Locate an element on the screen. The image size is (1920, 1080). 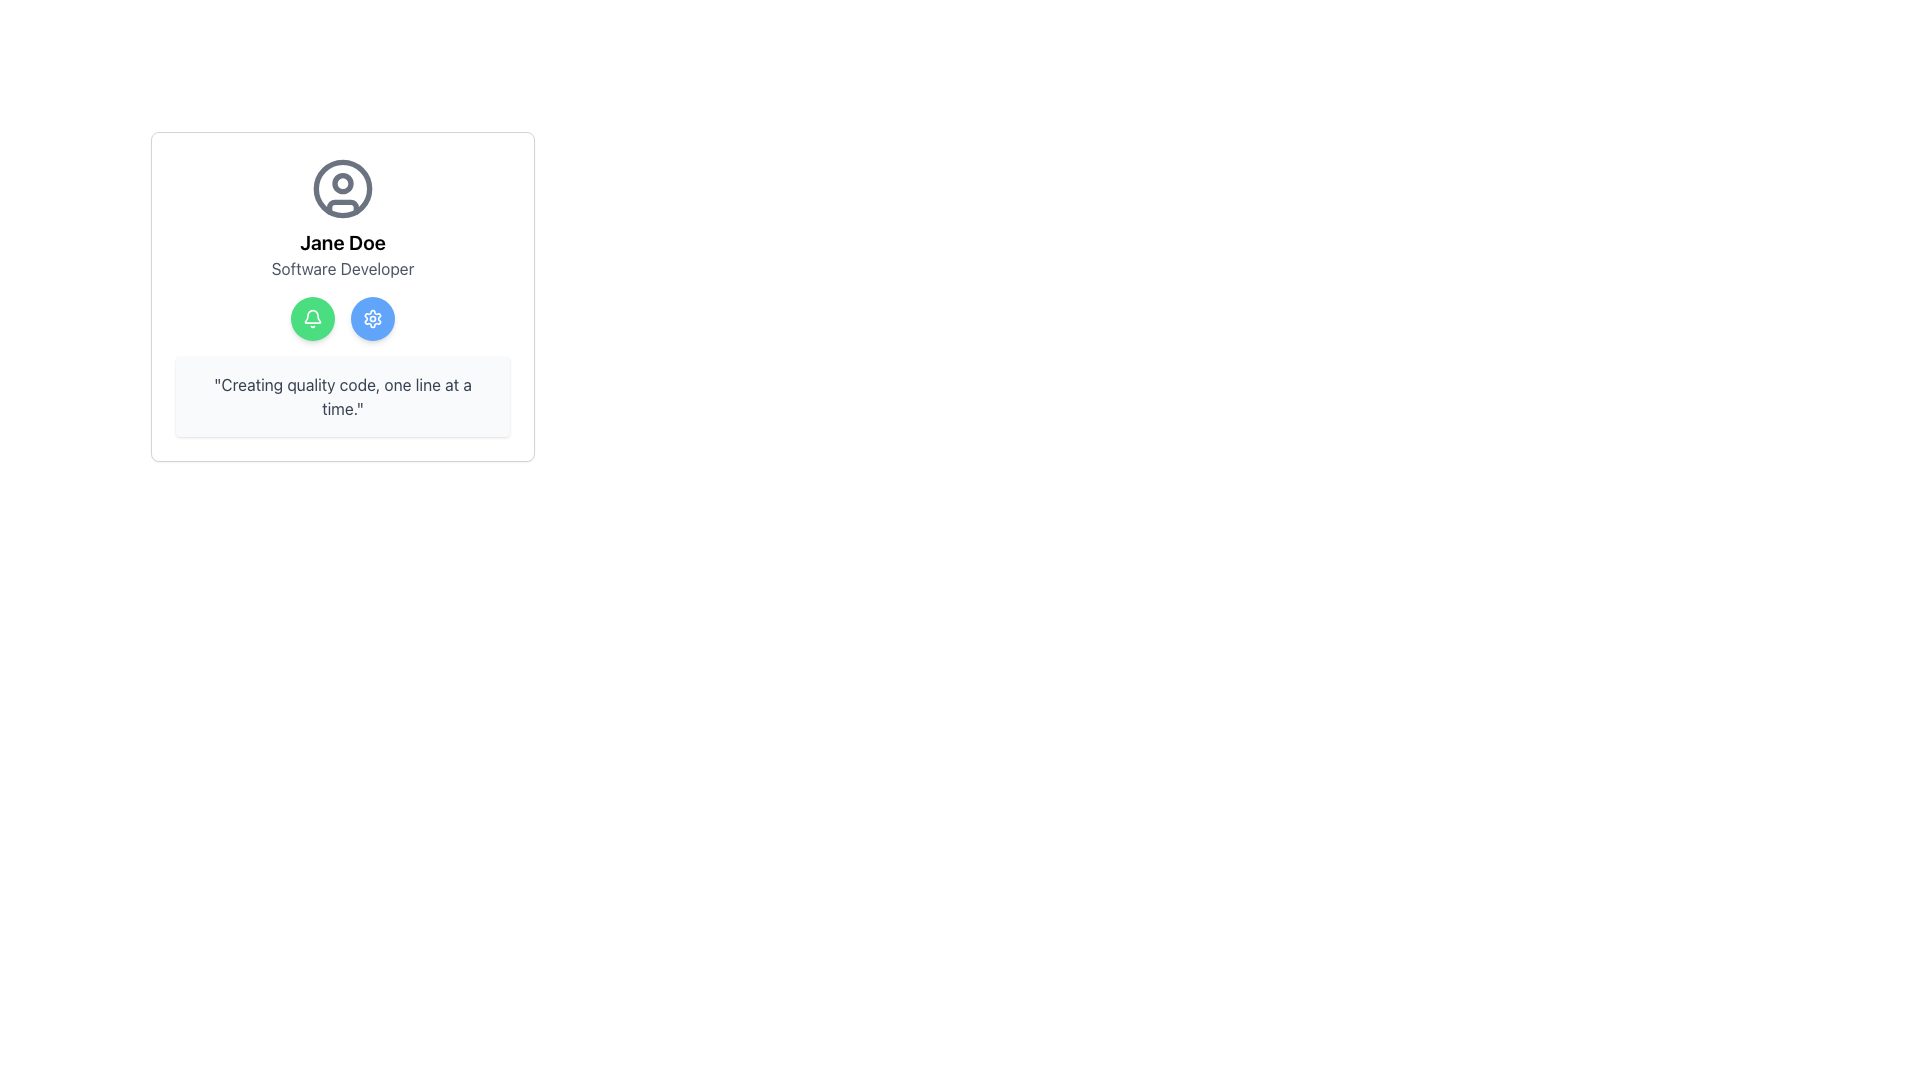
the cogwheel icon located within the second circular icon from the left, beneath the text 'Jane Doe' and above the quote is located at coordinates (373, 318).